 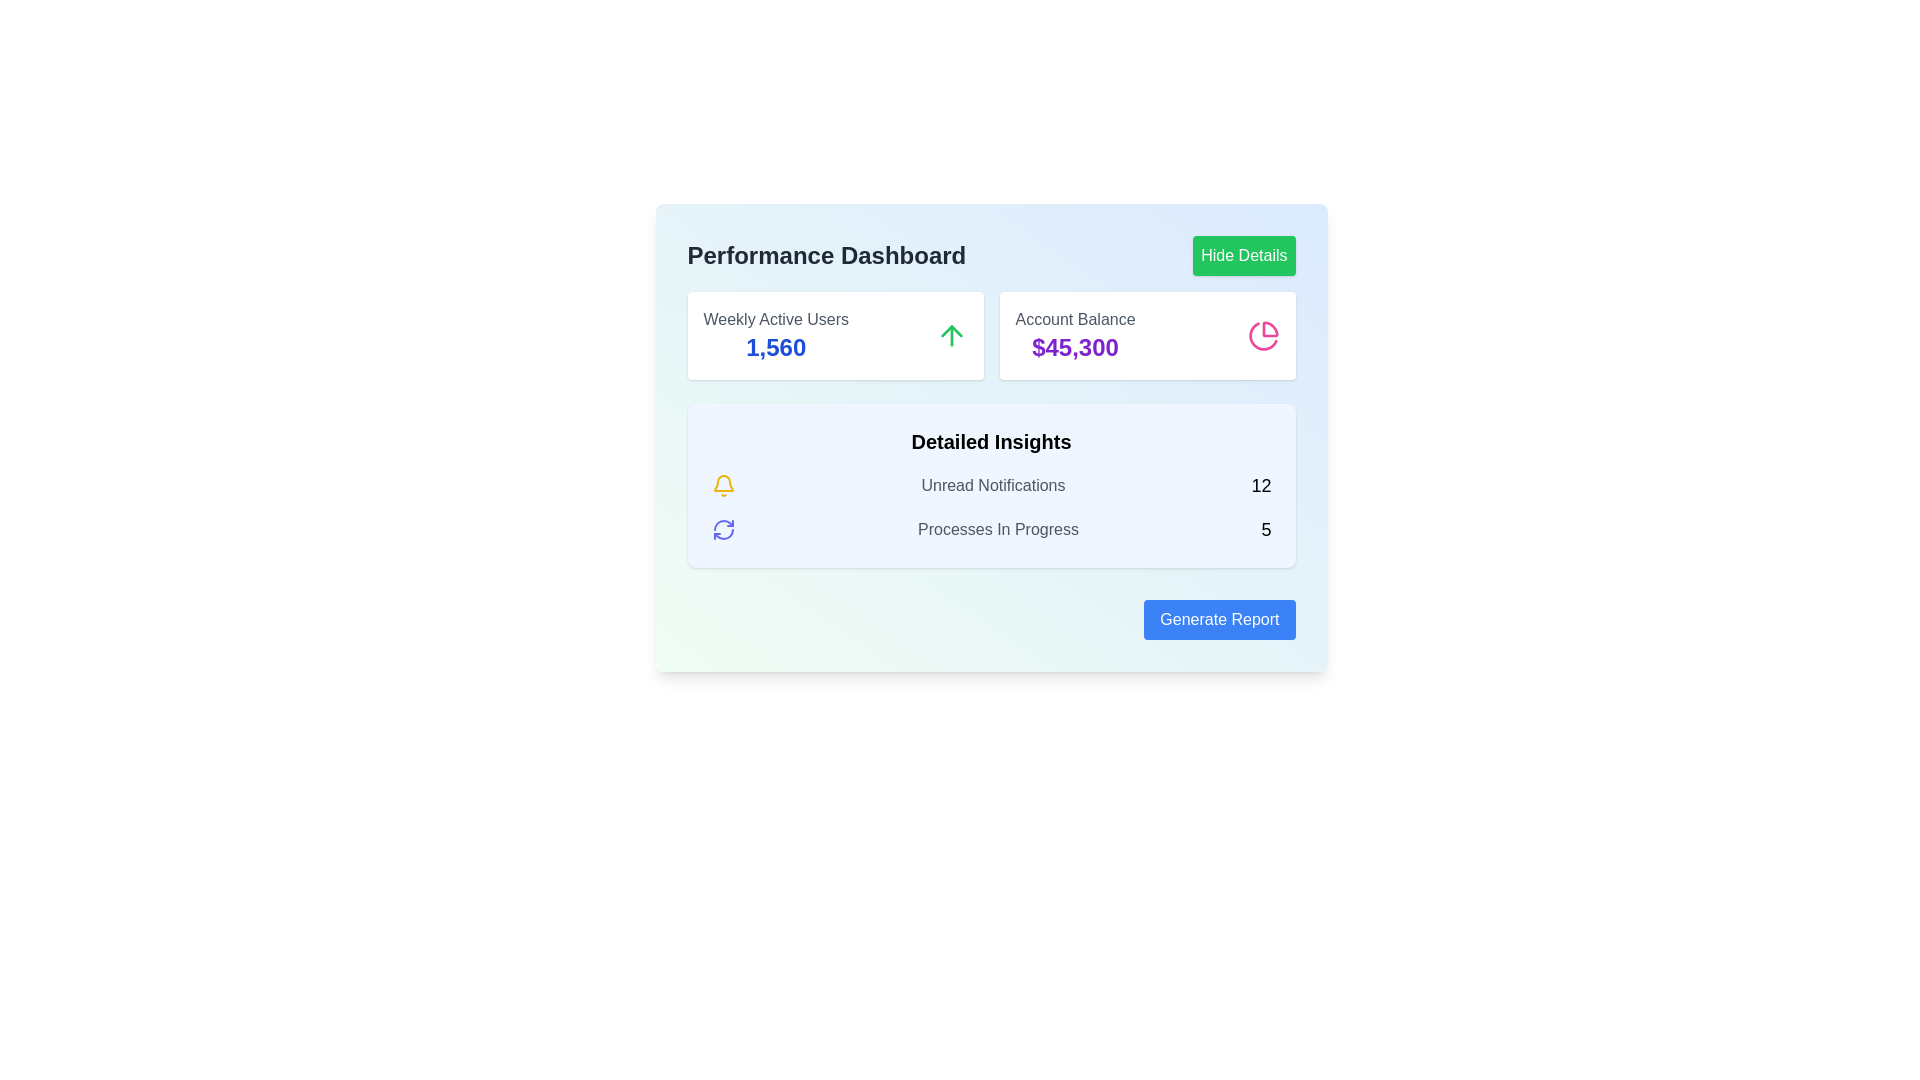 I want to click on the Informational display panel that shows 'Weekly Active Users' and 'Account Balance', located below the 'Performance Dashboard' title, so click(x=991, y=334).